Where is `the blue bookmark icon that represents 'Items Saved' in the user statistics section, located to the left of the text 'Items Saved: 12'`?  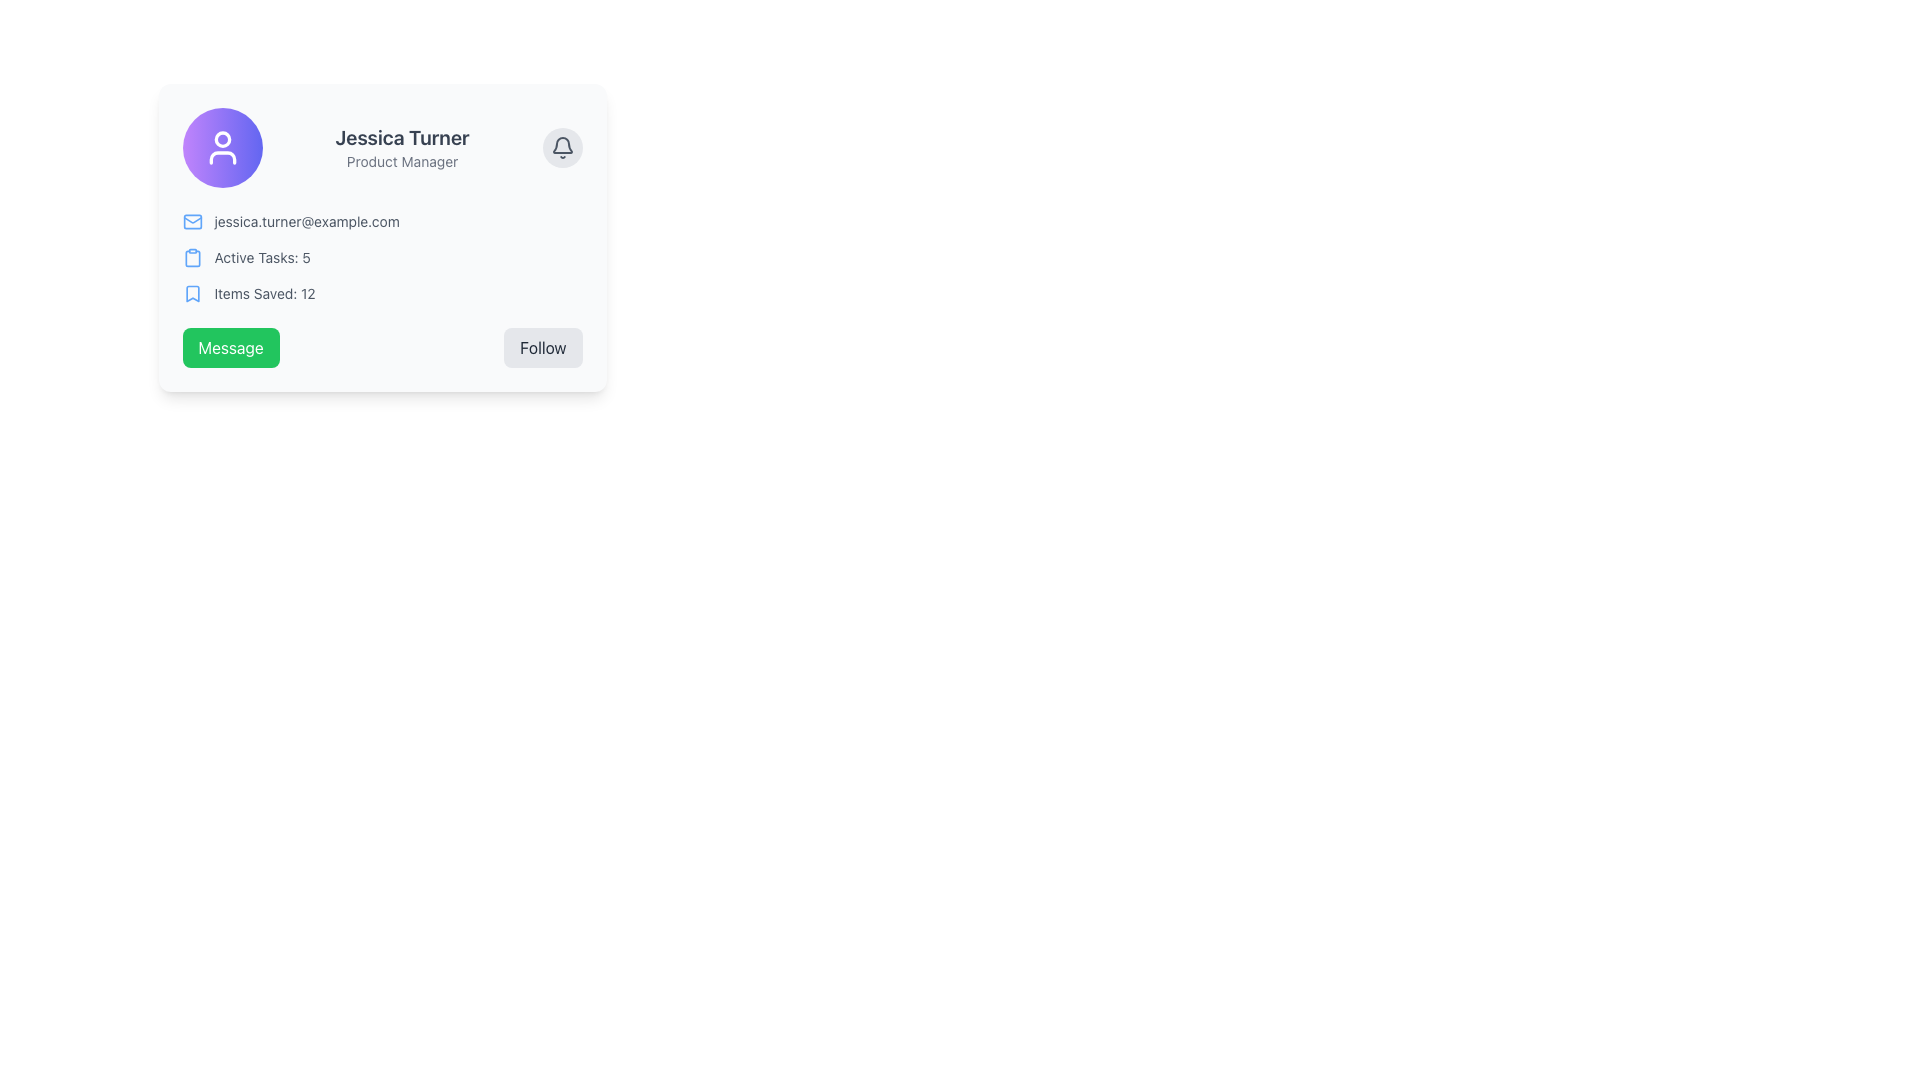 the blue bookmark icon that represents 'Items Saved' in the user statistics section, located to the left of the text 'Items Saved: 12' is located at coordinates (192, 293).